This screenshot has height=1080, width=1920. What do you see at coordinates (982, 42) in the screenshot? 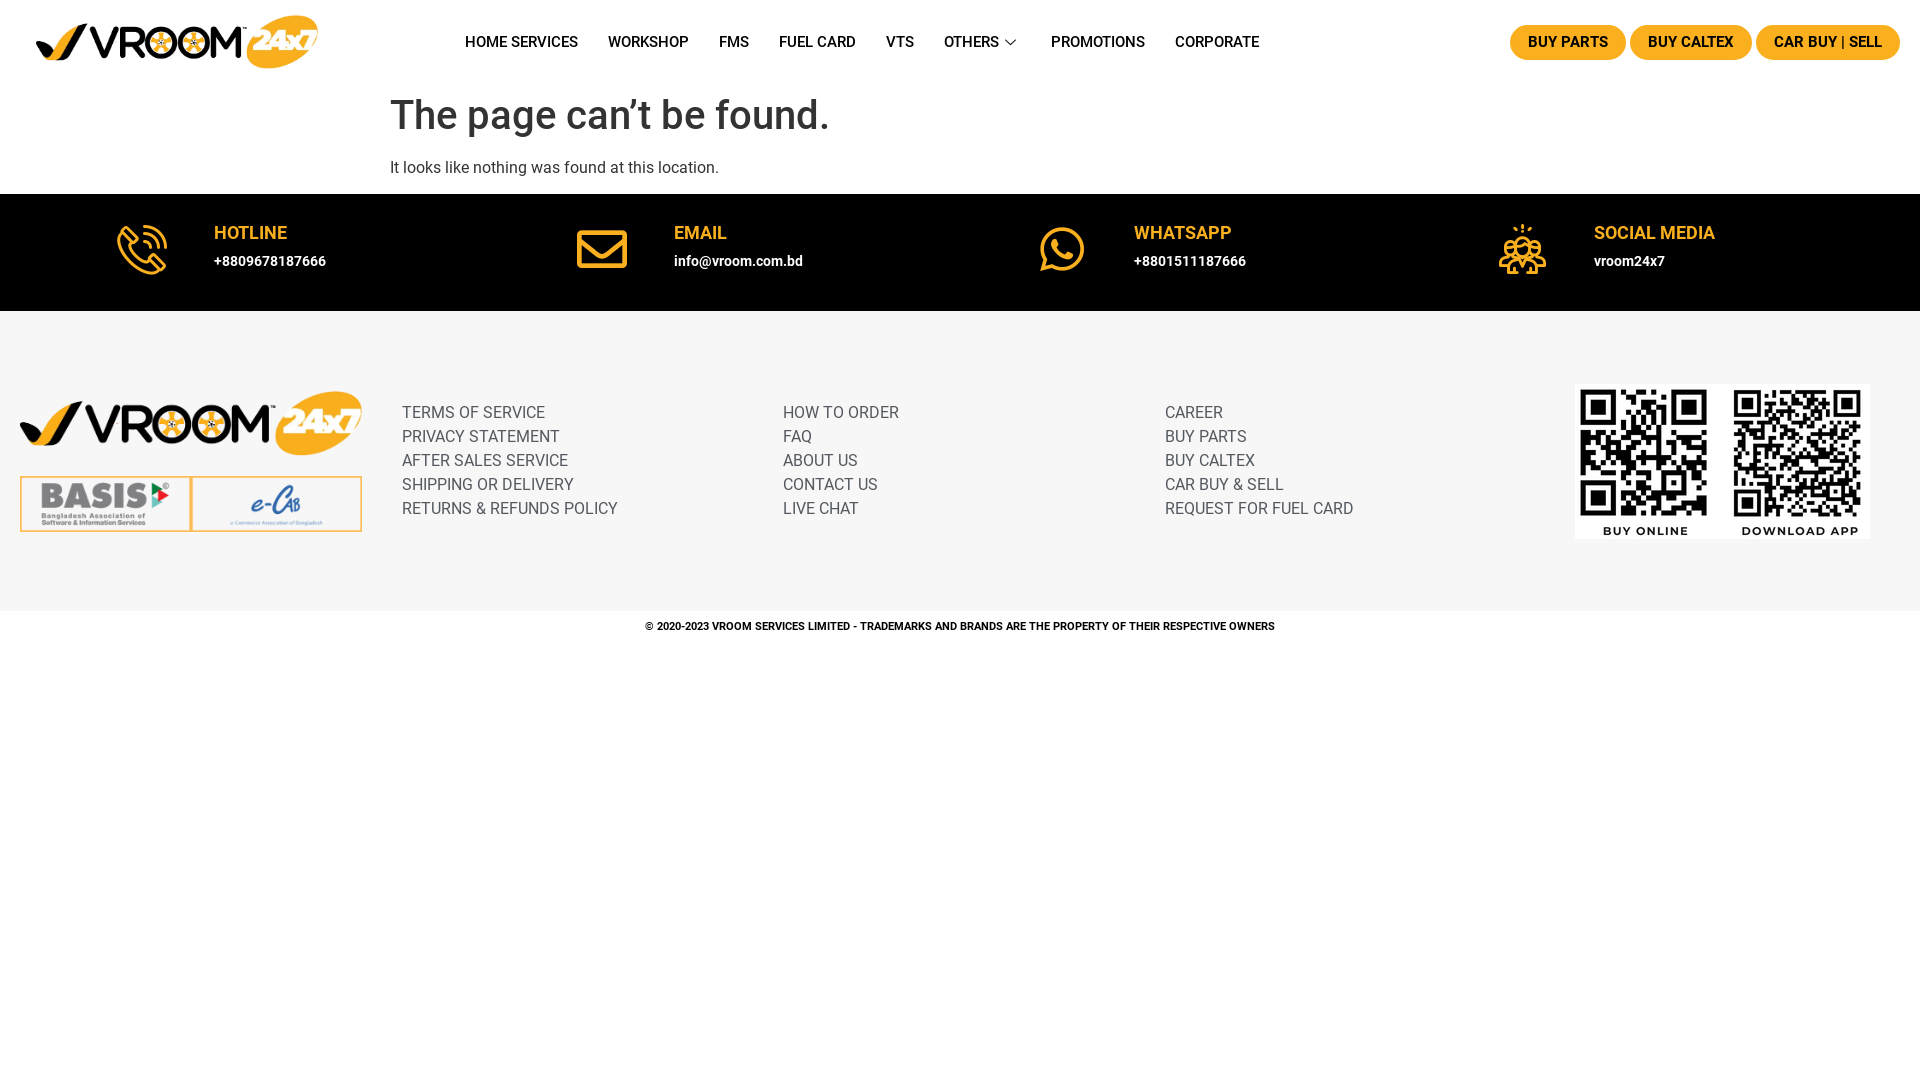
I see `'OTHERS'` at bounding box center [982, 42].